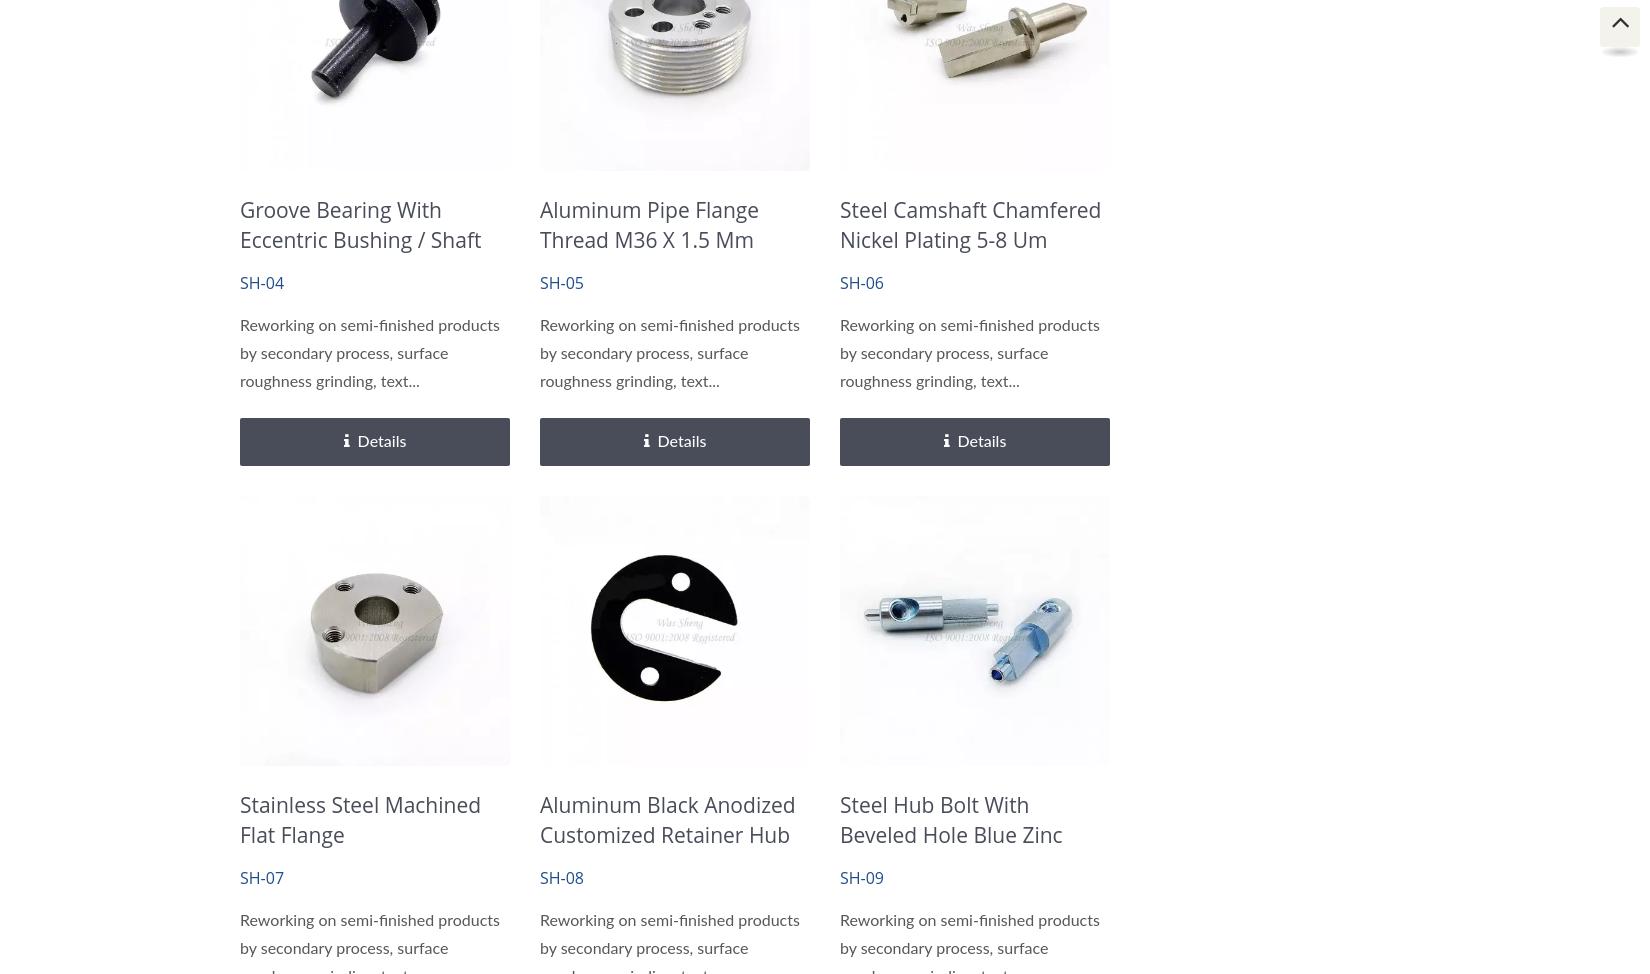  What do you see at coordinates (262, 282) in the screenshot?
I see `'SH-04'` at bounding box center [262, 282].